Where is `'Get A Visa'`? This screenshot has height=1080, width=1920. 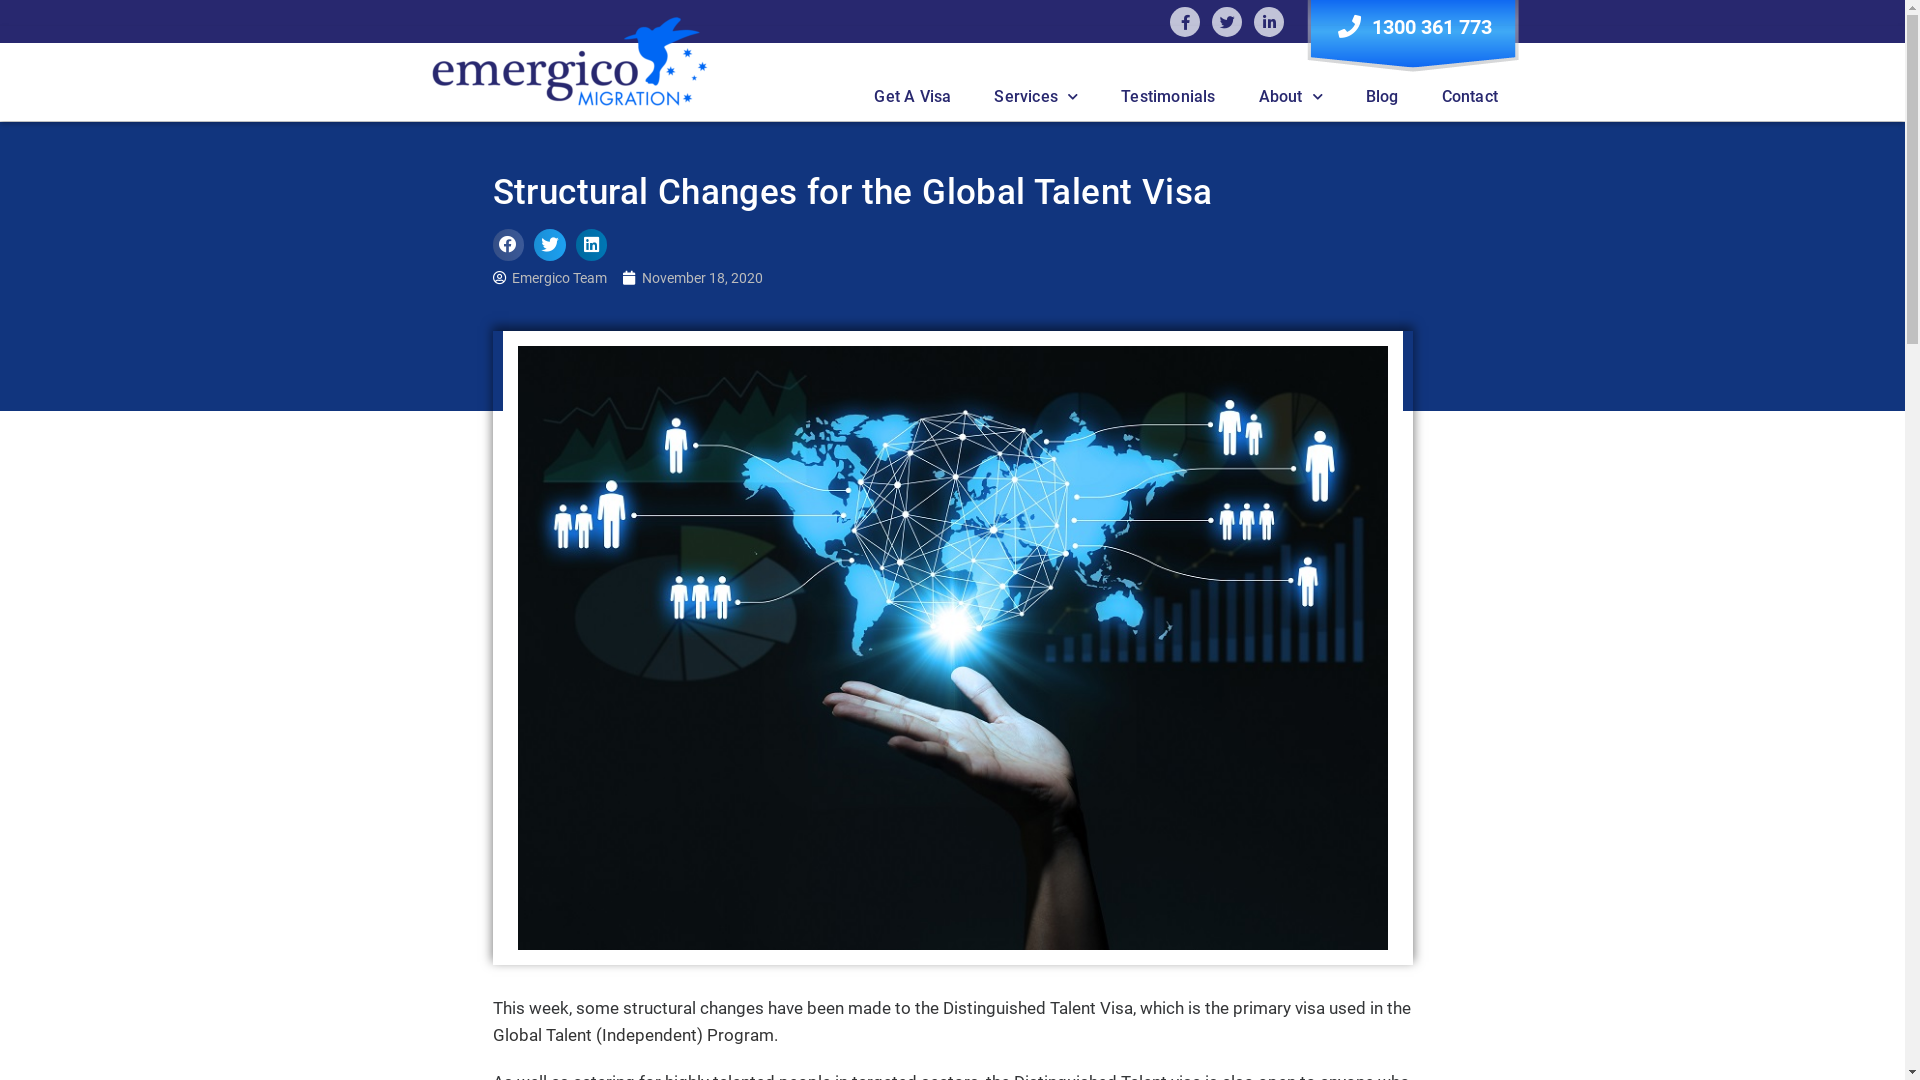
'Get A Visa' is located at coordinates (911, 96).